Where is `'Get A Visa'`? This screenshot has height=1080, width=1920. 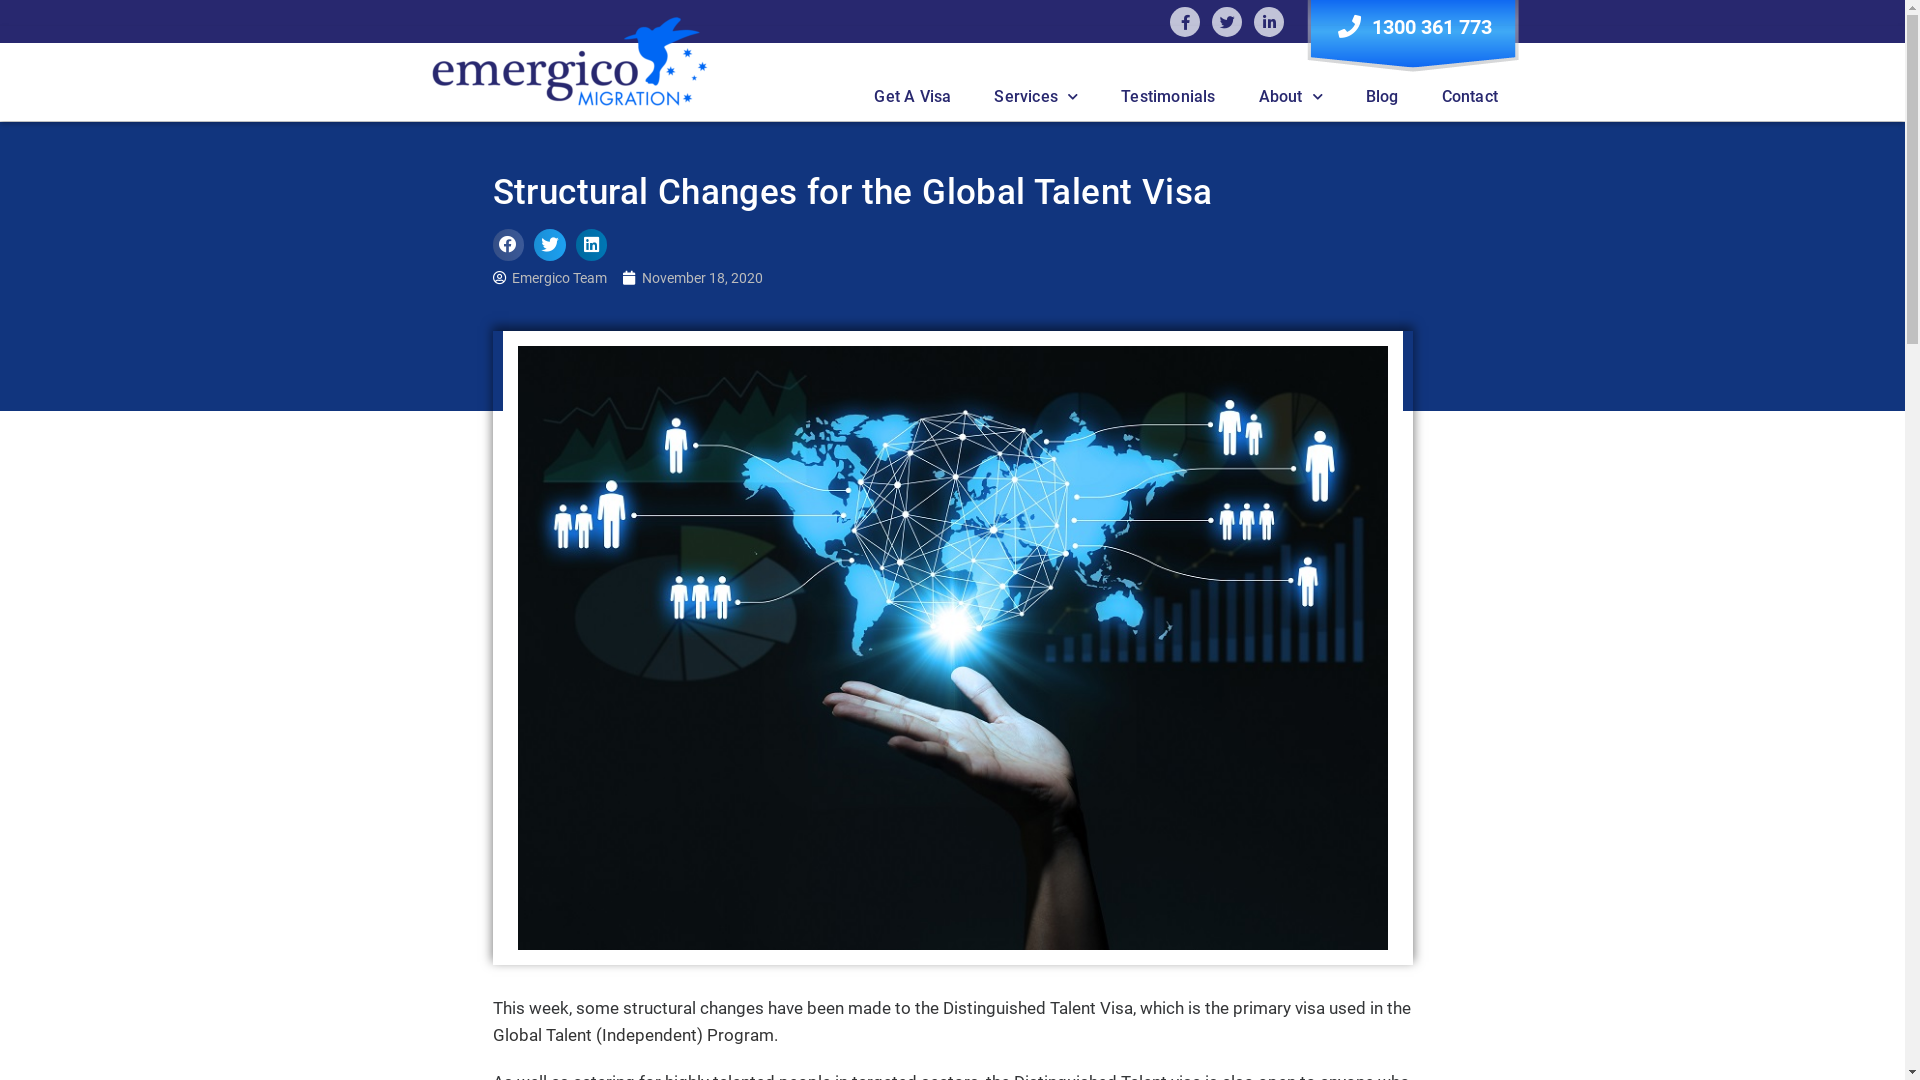
'Get A Visa' is located at coordinates (911, 96).